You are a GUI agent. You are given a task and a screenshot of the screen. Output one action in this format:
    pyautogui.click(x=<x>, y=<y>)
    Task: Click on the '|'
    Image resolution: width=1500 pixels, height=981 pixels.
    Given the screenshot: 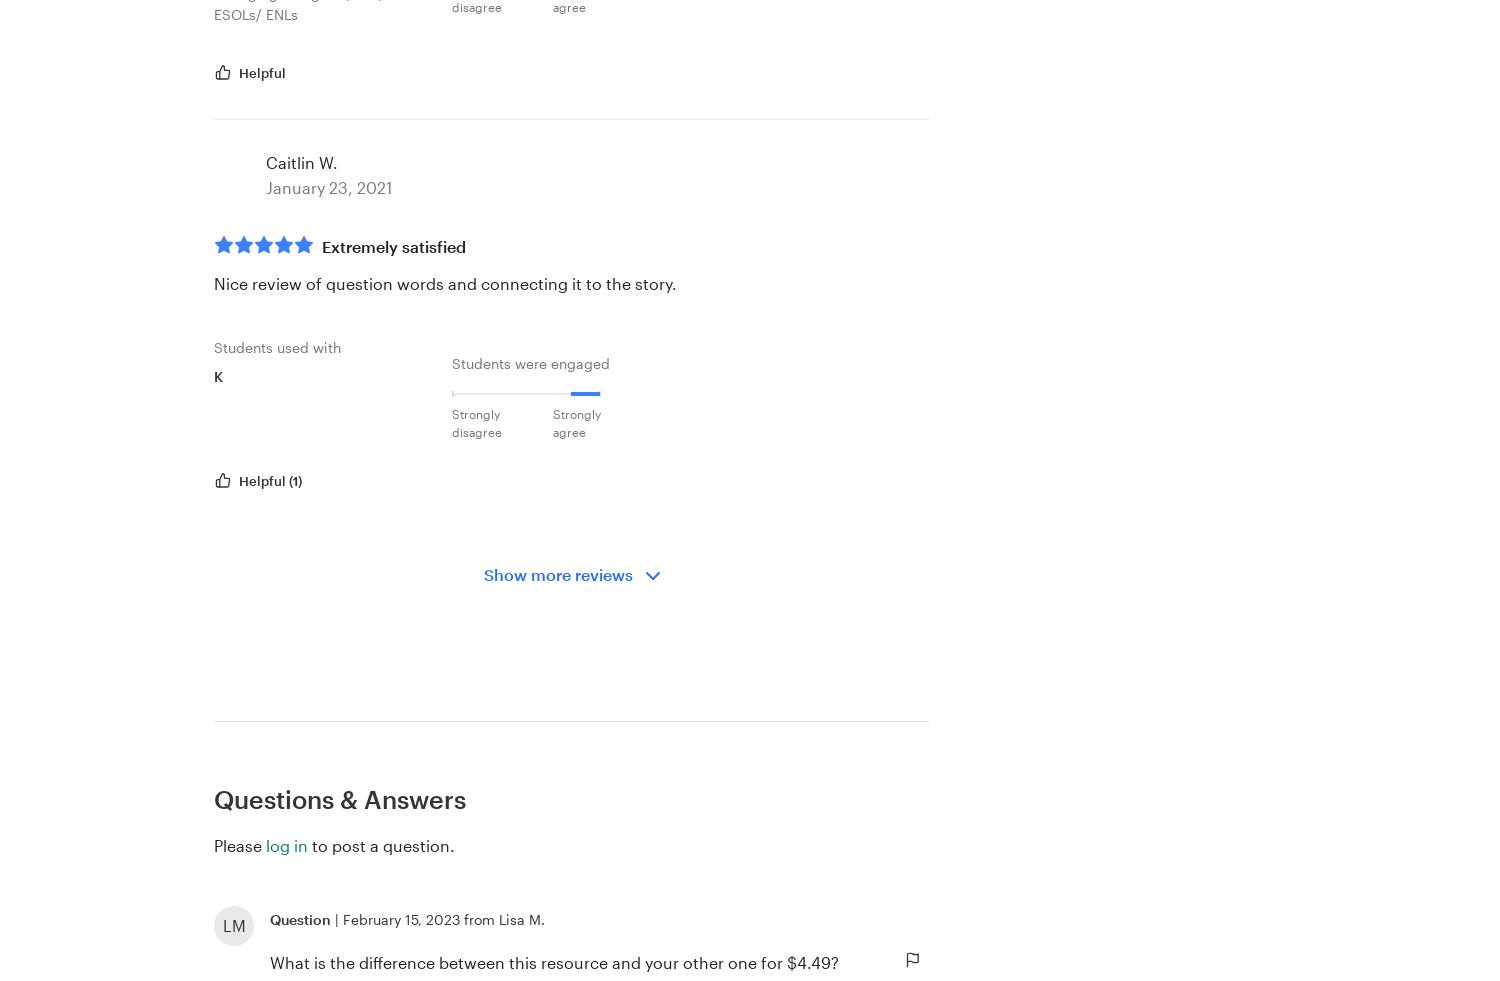 What is the action you would take?
    pyautogui.click(x=336, y=919)
    